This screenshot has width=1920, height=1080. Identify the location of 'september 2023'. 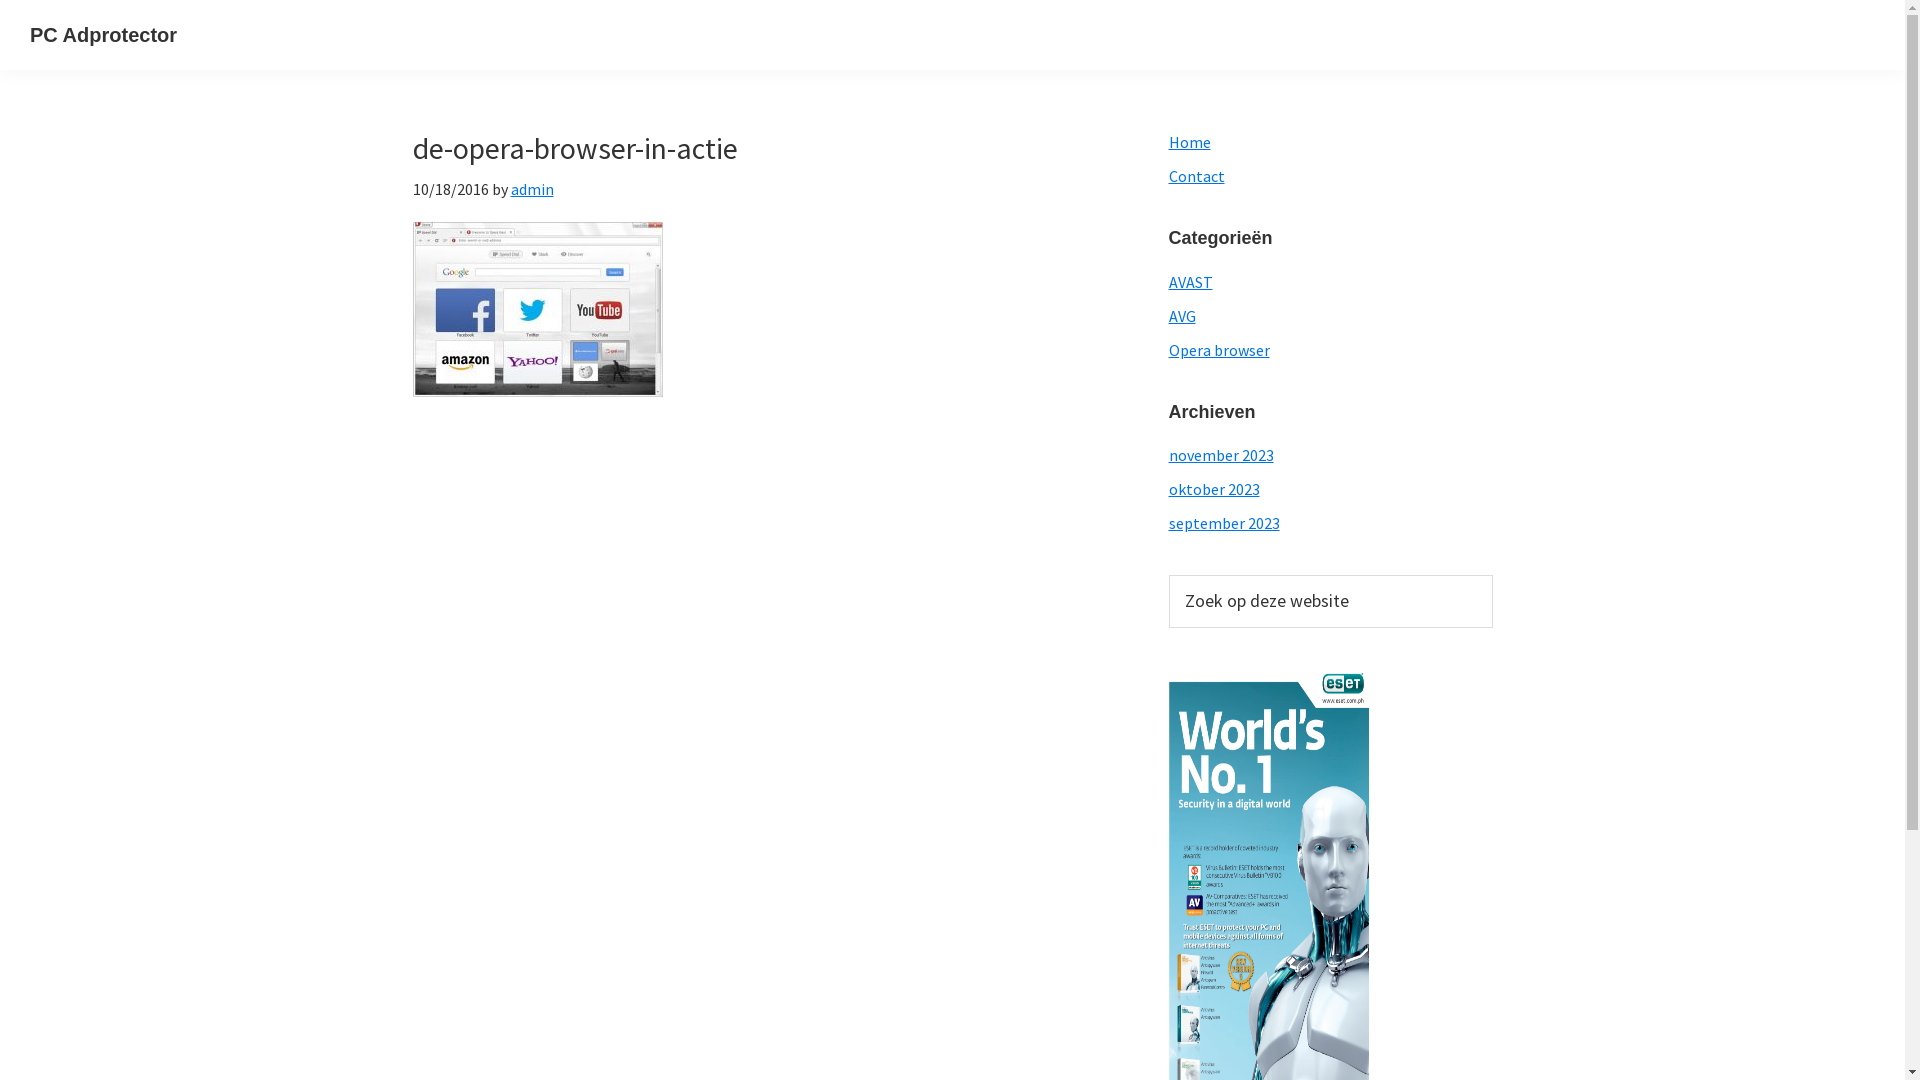
(1167, 522).